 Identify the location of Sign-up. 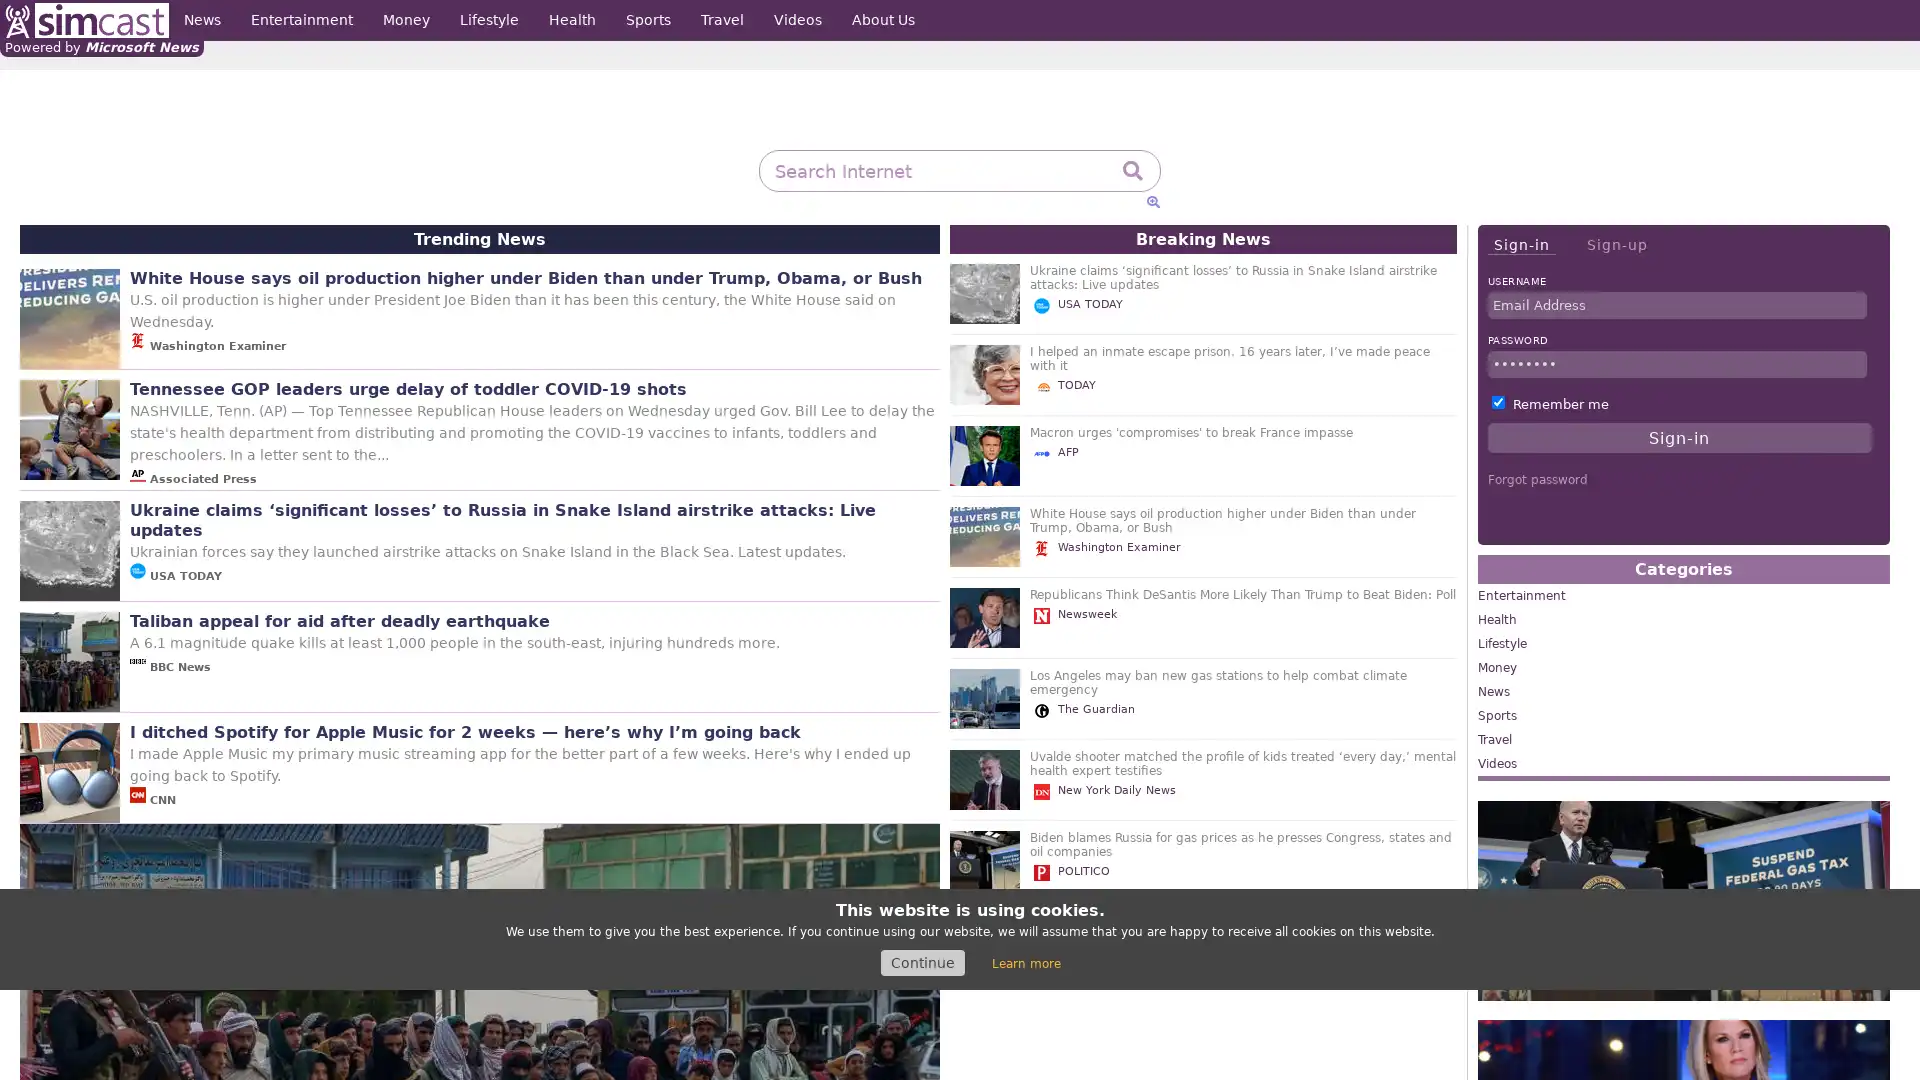
(1616, 244).